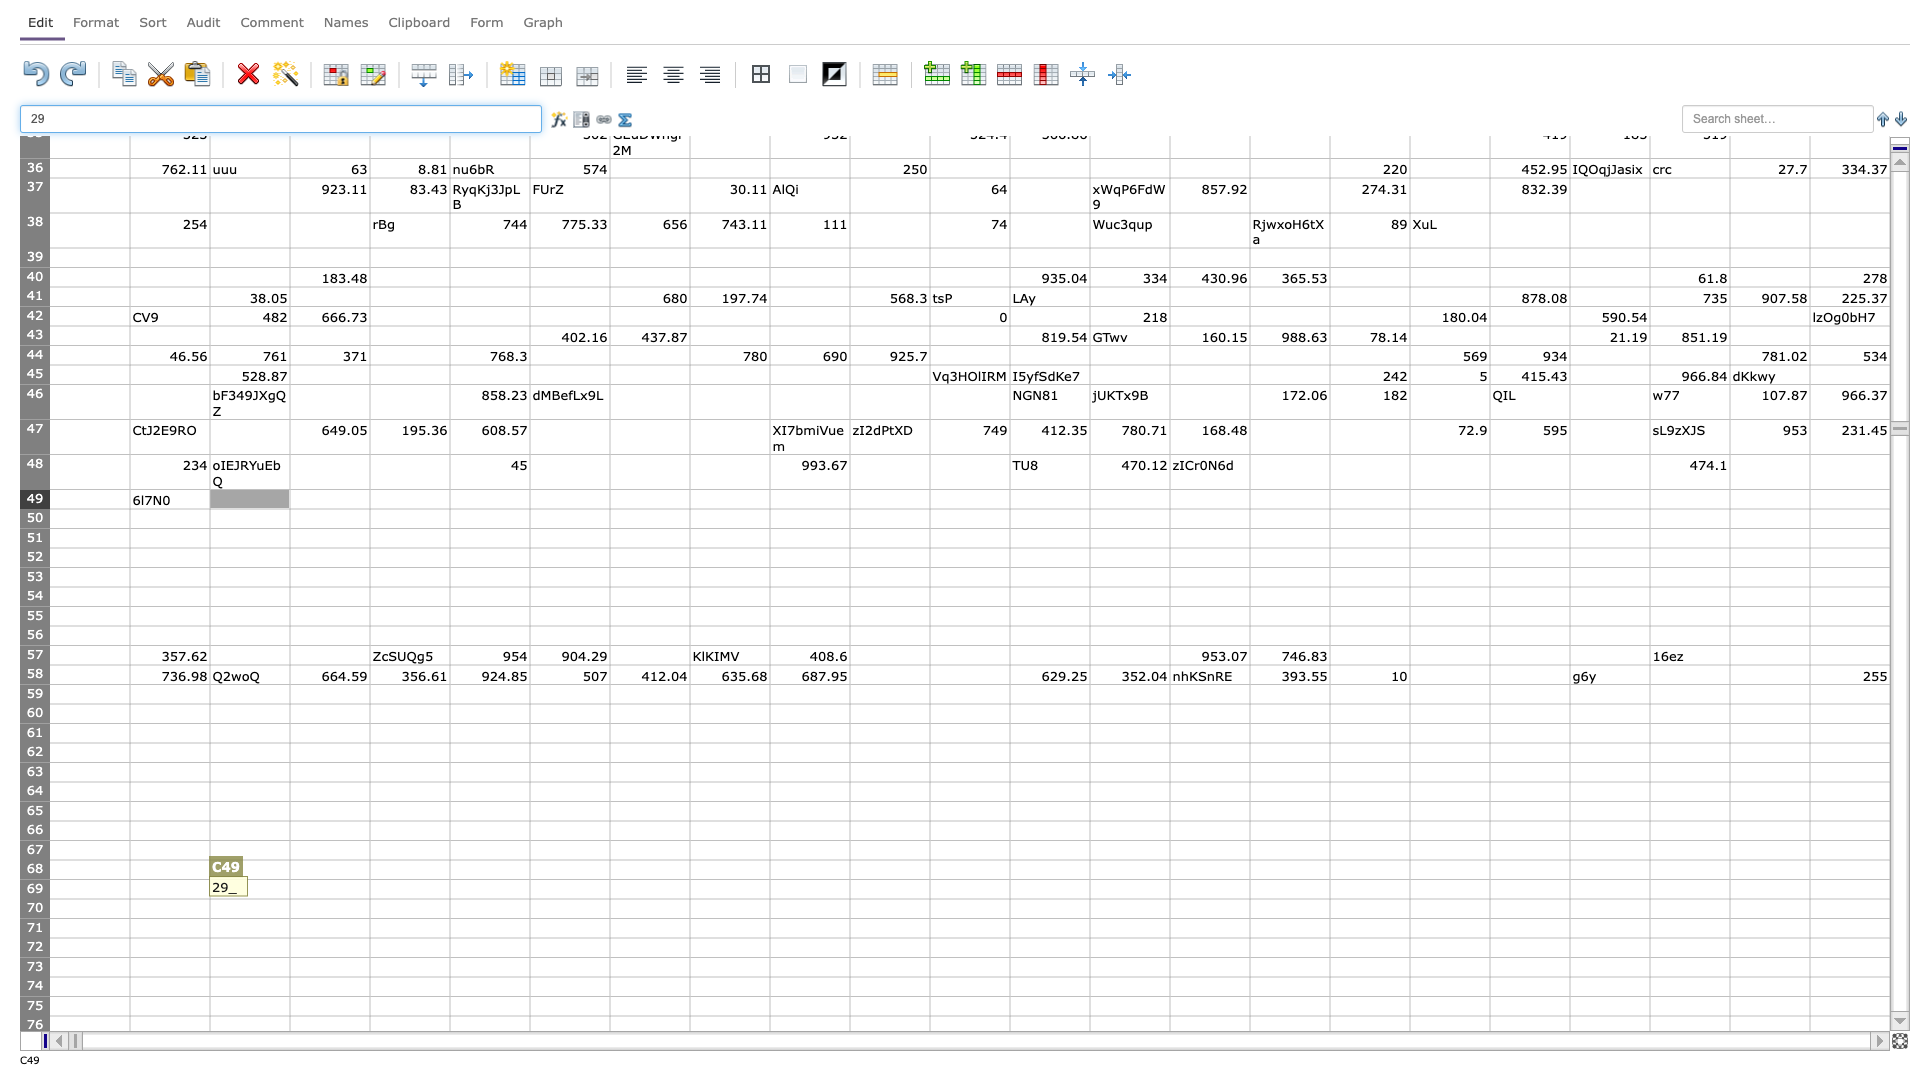 The image size is (1920, 1080). I want to click on Auto-fill point of cell K69, so click(929, 897).